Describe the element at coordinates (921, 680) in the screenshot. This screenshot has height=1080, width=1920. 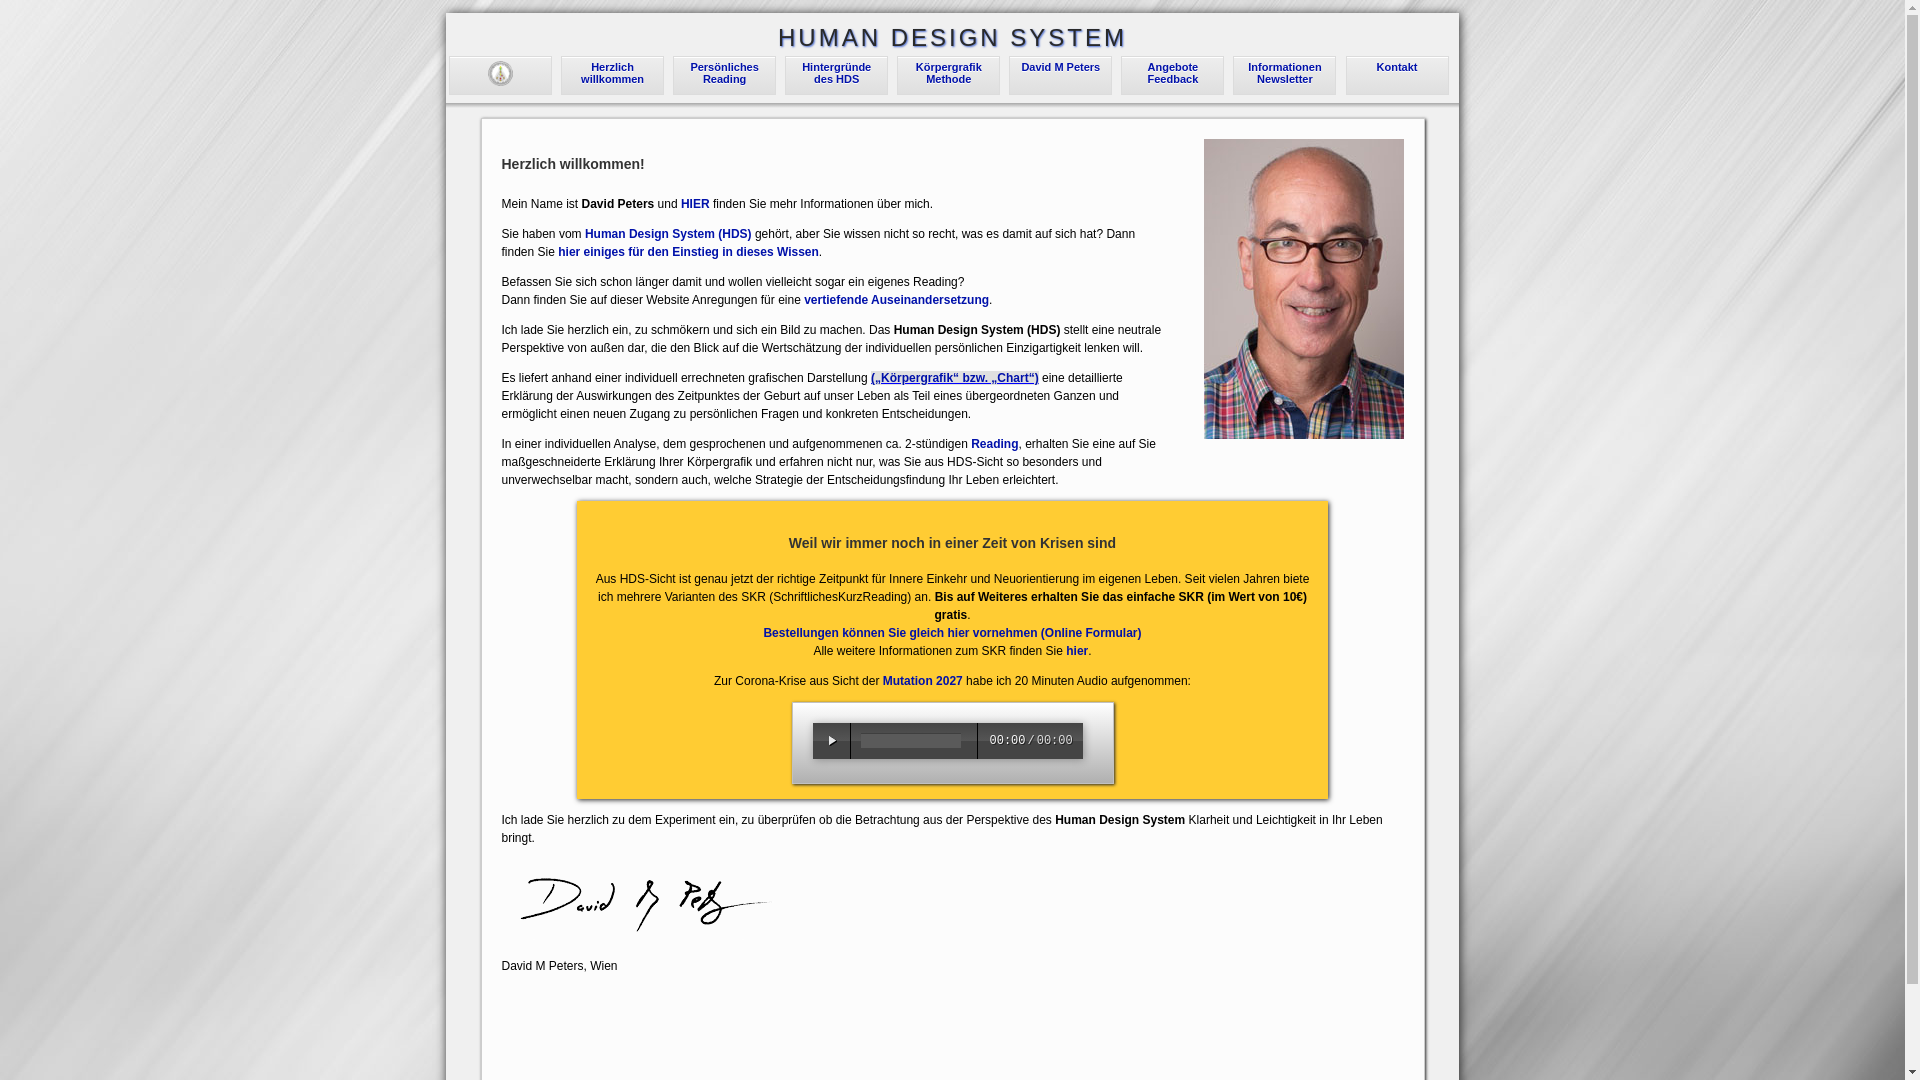
I see `'Mutation 2027'` at that location.